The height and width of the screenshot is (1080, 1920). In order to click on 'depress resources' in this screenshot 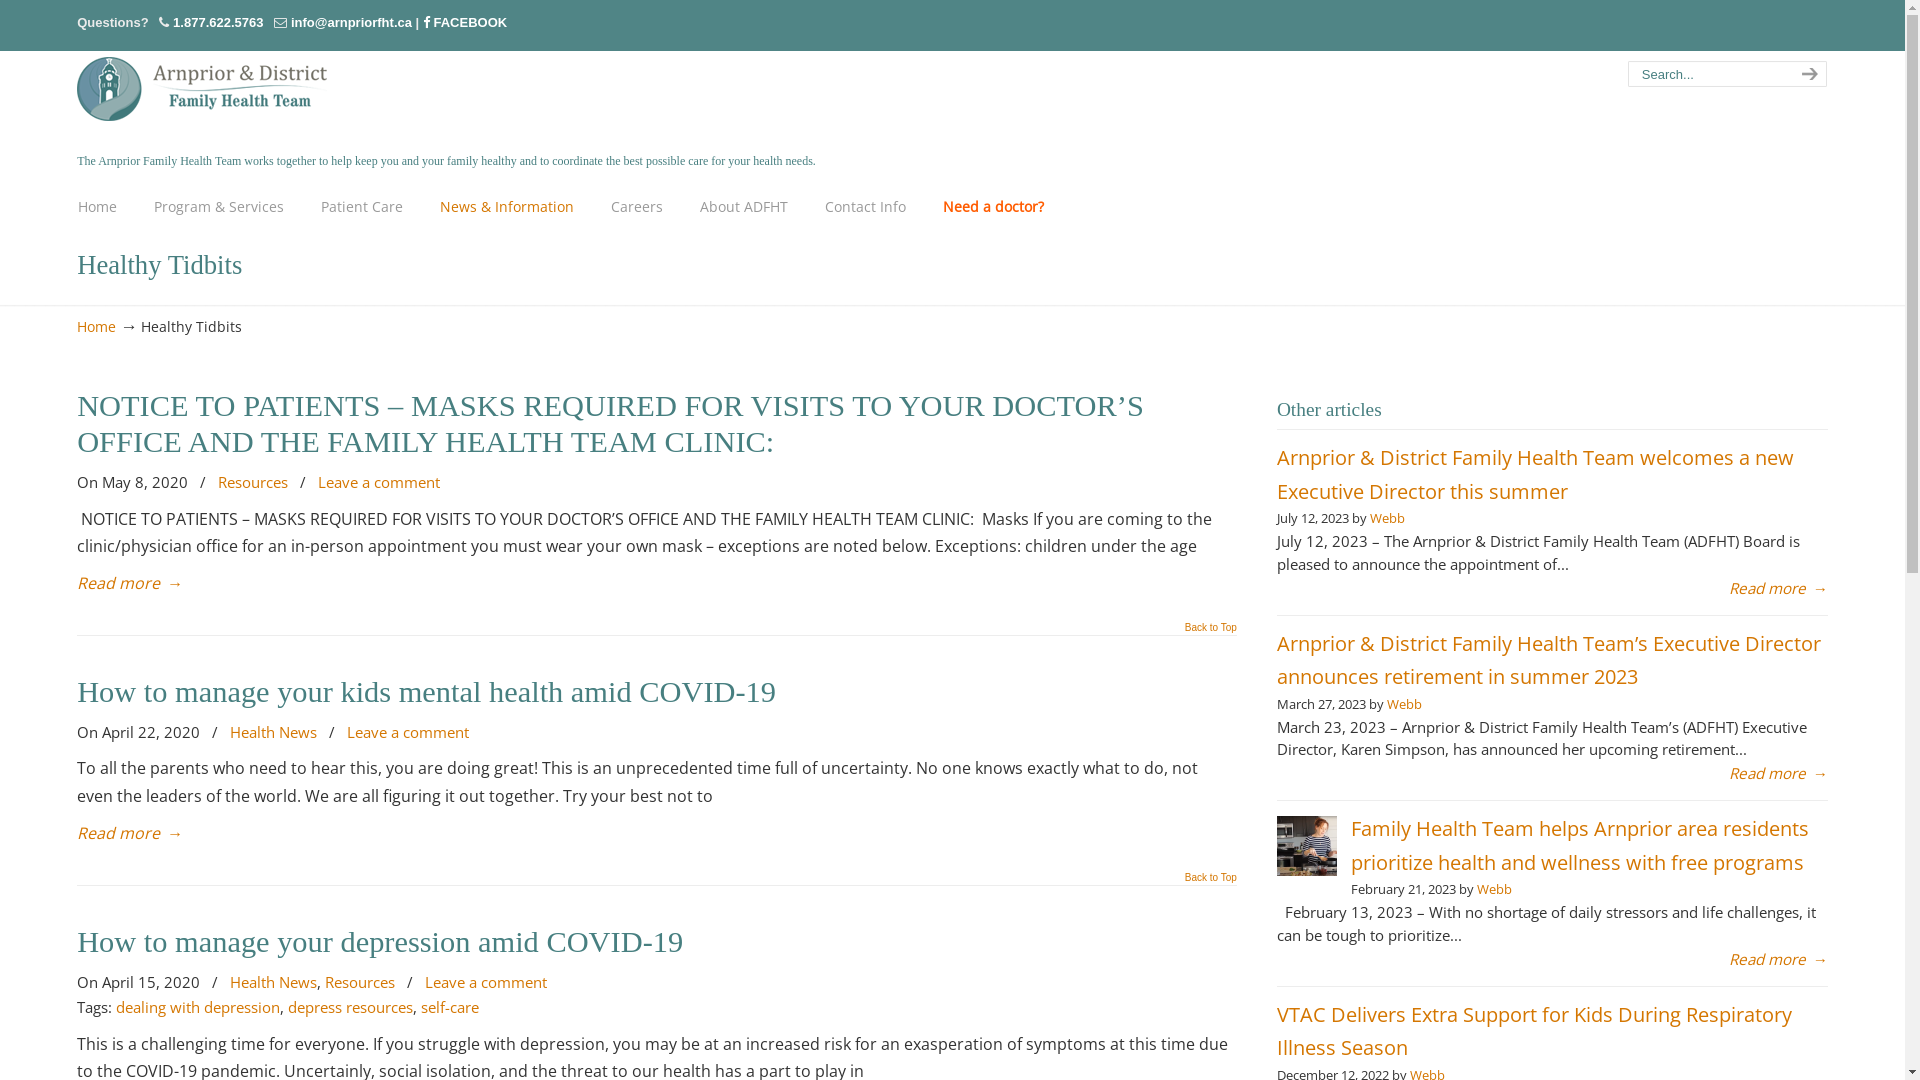, I will do `click(287, 1007)`.